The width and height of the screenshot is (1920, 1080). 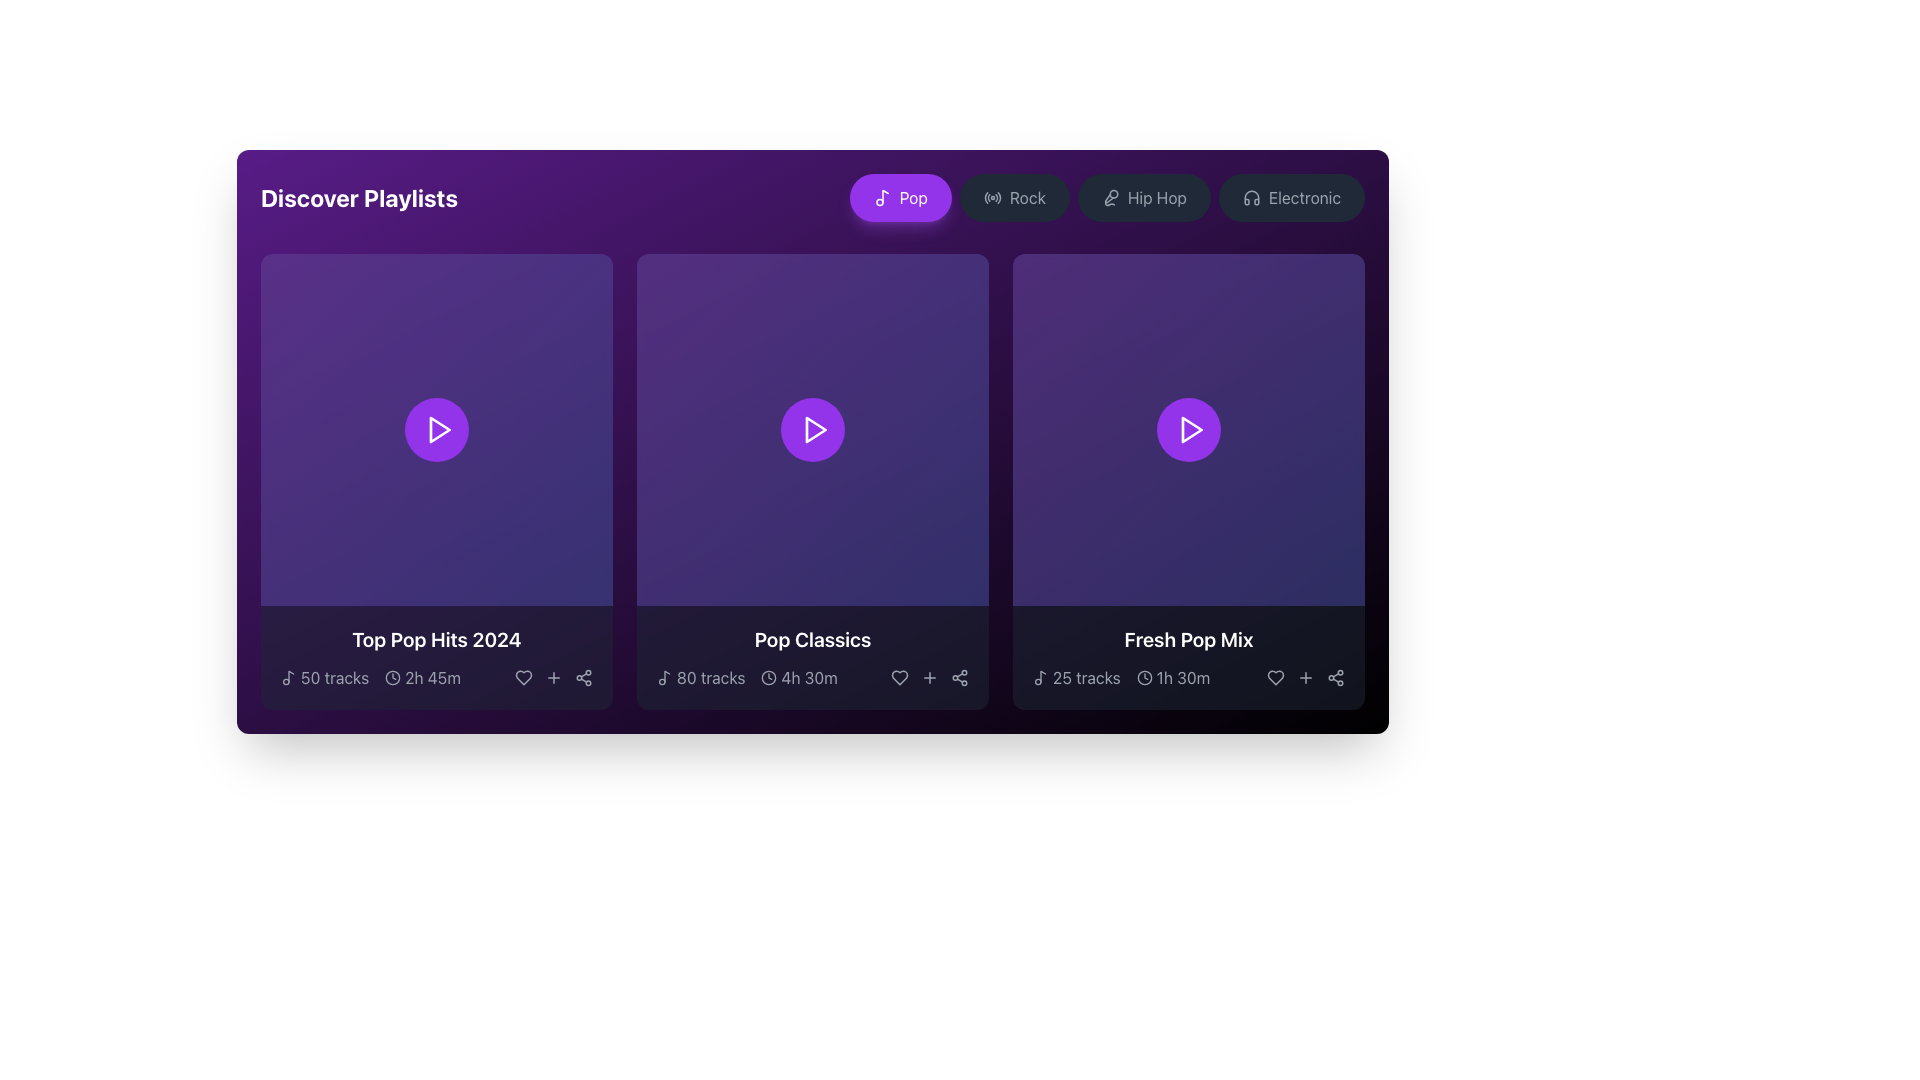 What do you see at coordinates (1189, 428) in the screenshot?
I see `the play button located at the center of the rightmost card to initiate playback of the associated audio or video content` at bounding box center [1189, 428].